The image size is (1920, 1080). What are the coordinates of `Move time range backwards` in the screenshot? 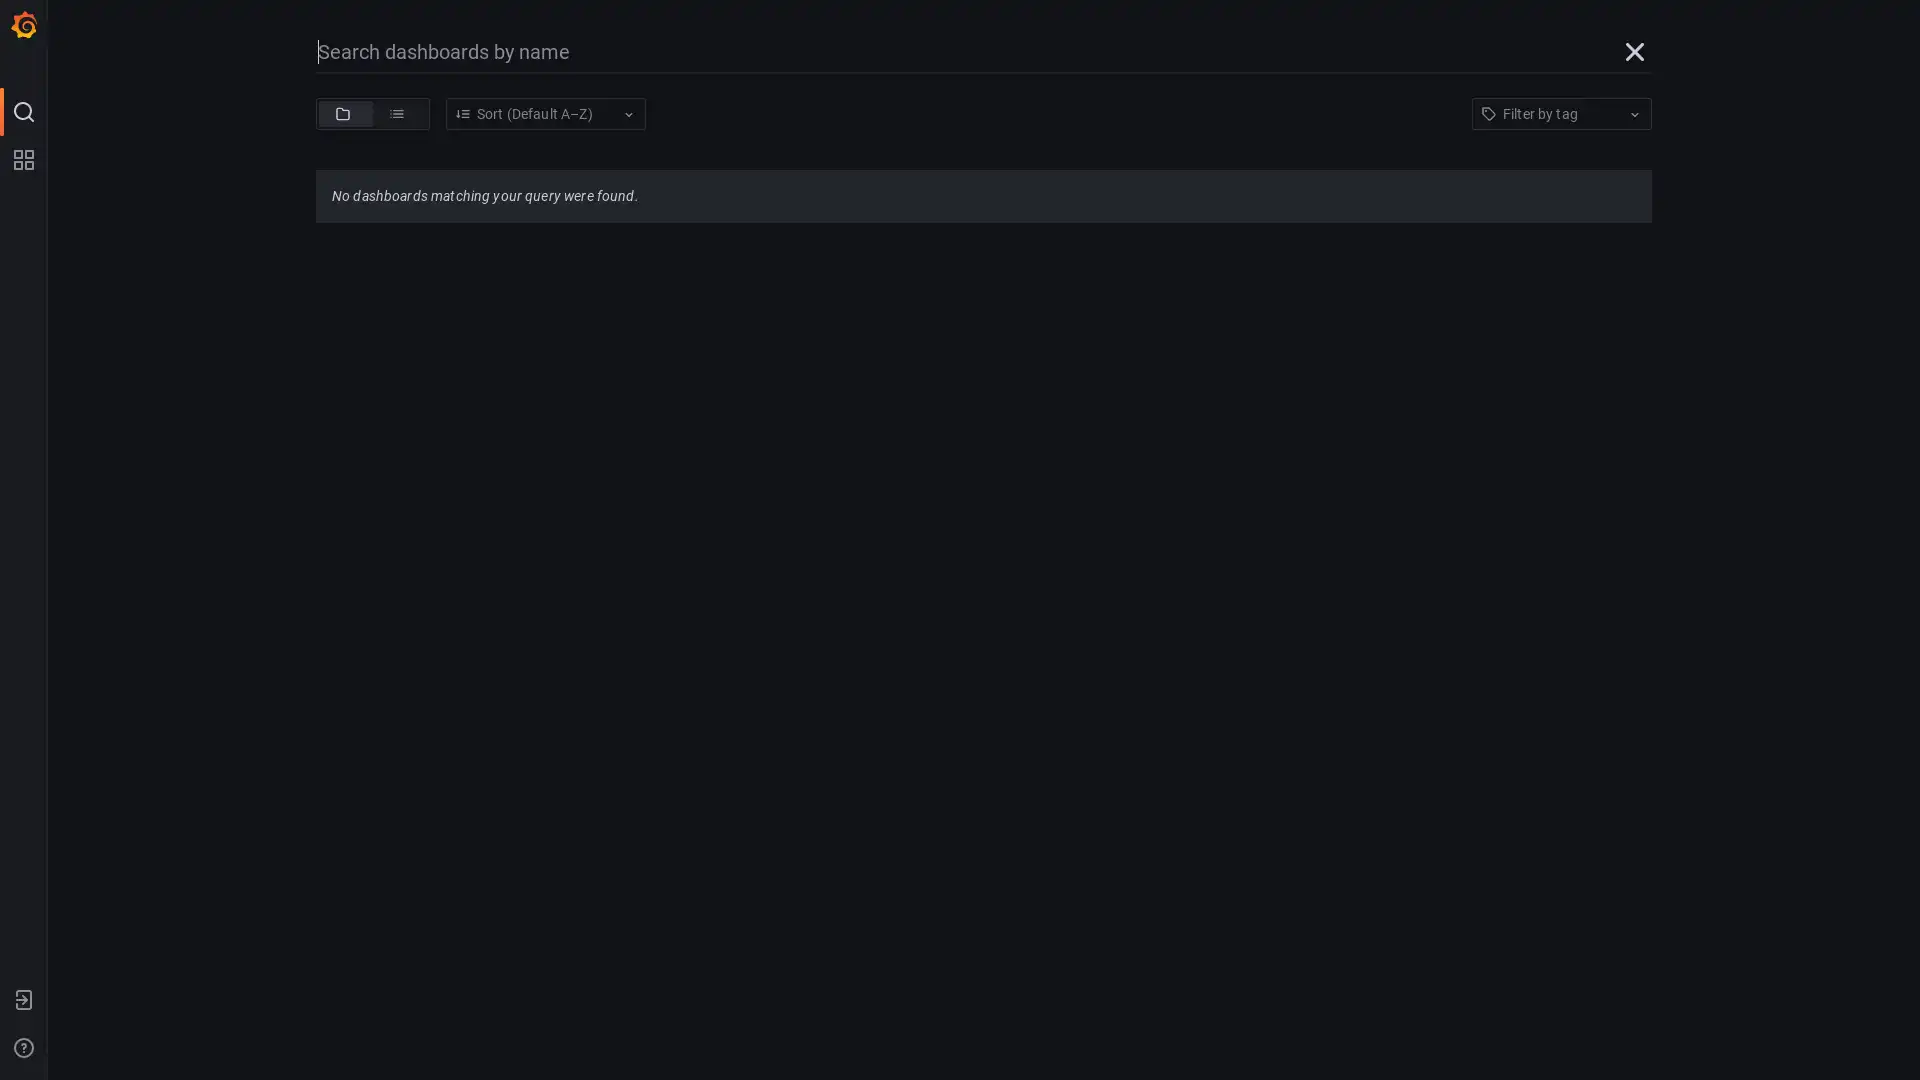 It's located at (1345, 31).